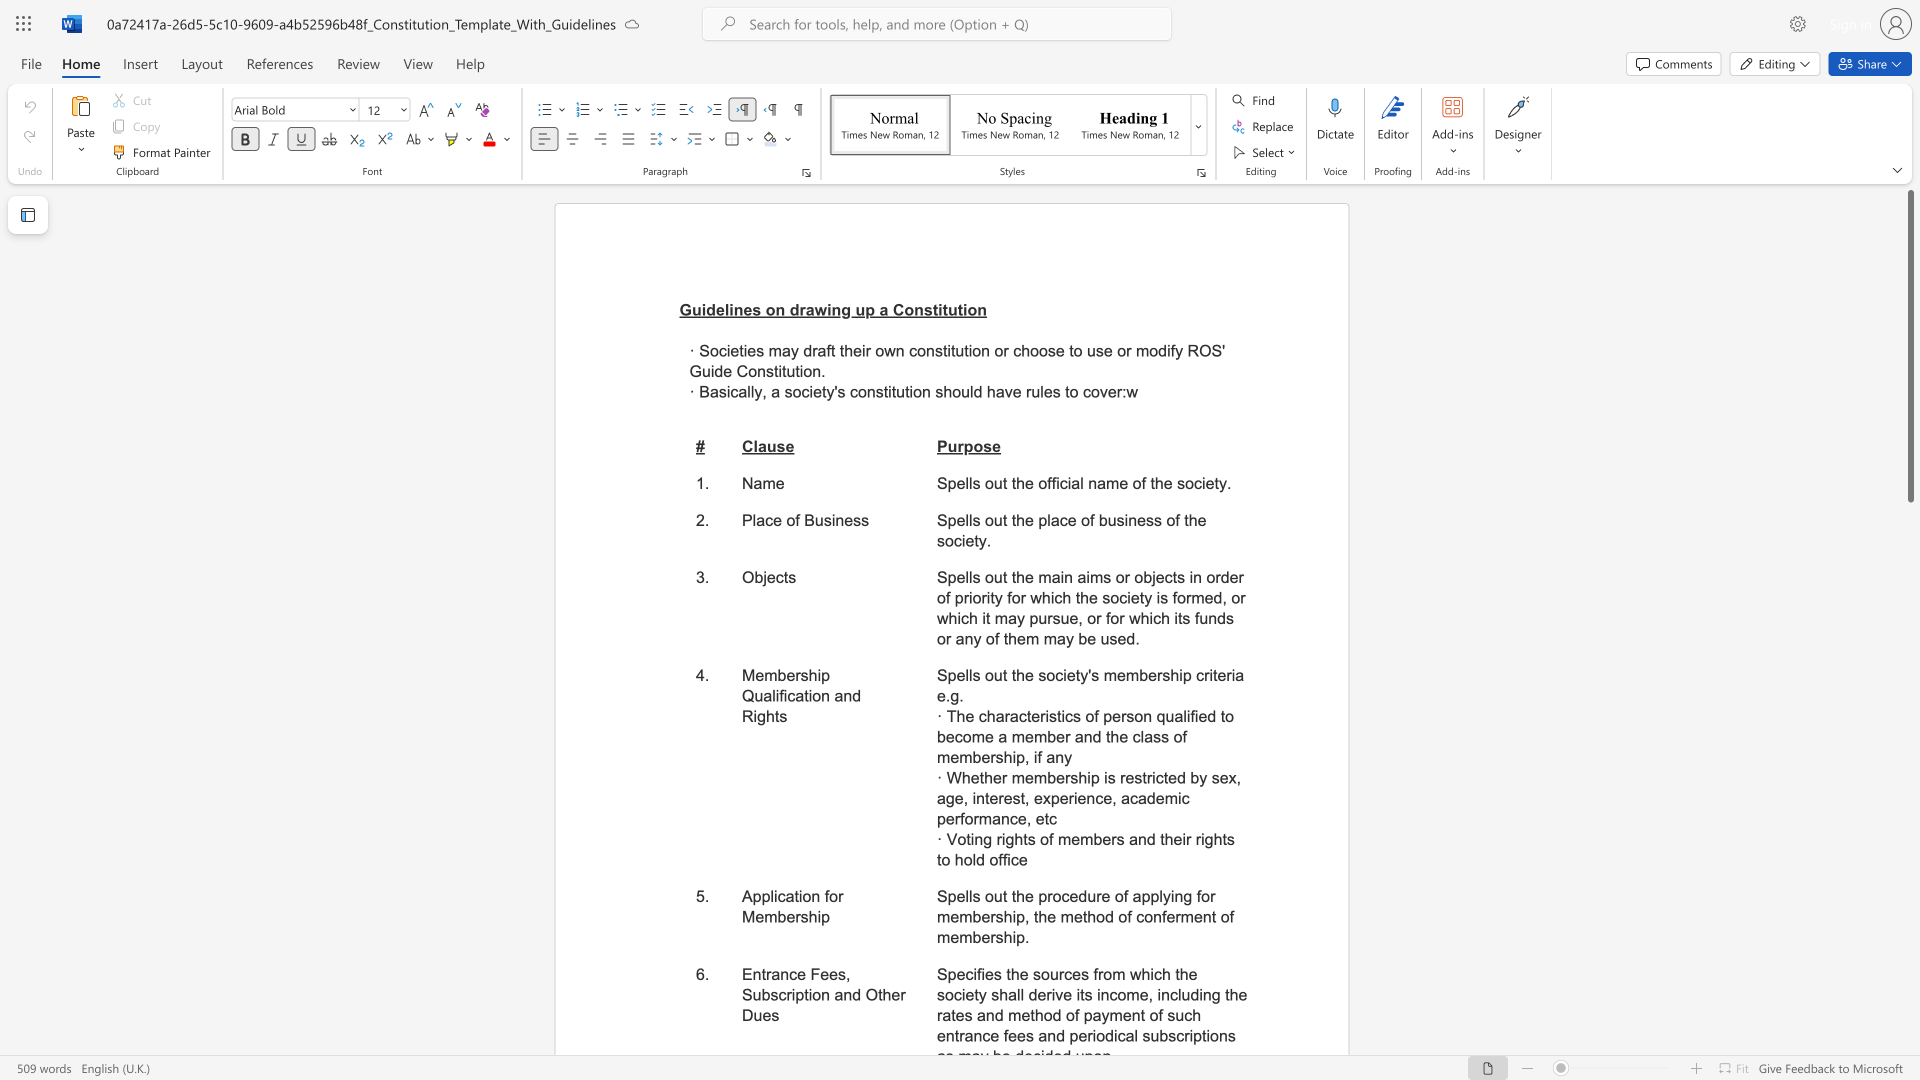  Describe the element at coordinates (737, 392) in the screenshot. I see `the subset text "al" within the text "Basically, a"` at that location.